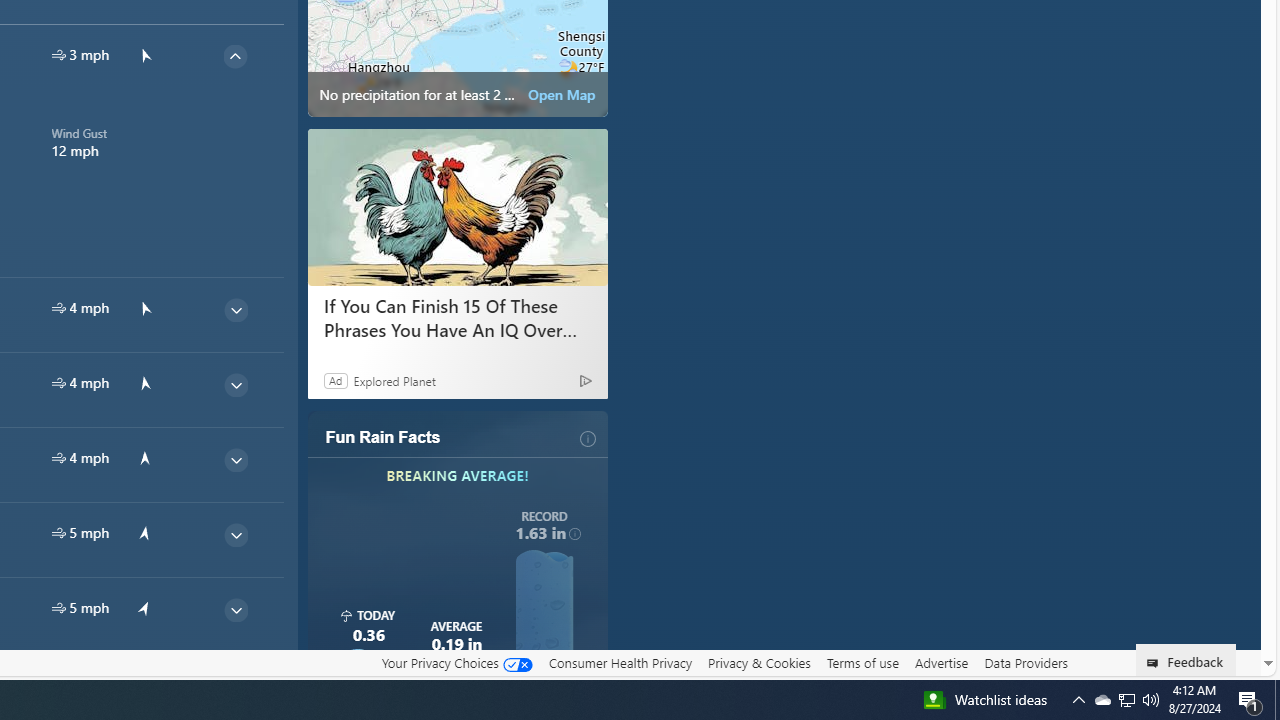 The image size is (1280, 720). What do you see at coordinates (758, 663) in the screenshot?
I see `'Privacy & Cookies'` at bounding box center [758, 663].